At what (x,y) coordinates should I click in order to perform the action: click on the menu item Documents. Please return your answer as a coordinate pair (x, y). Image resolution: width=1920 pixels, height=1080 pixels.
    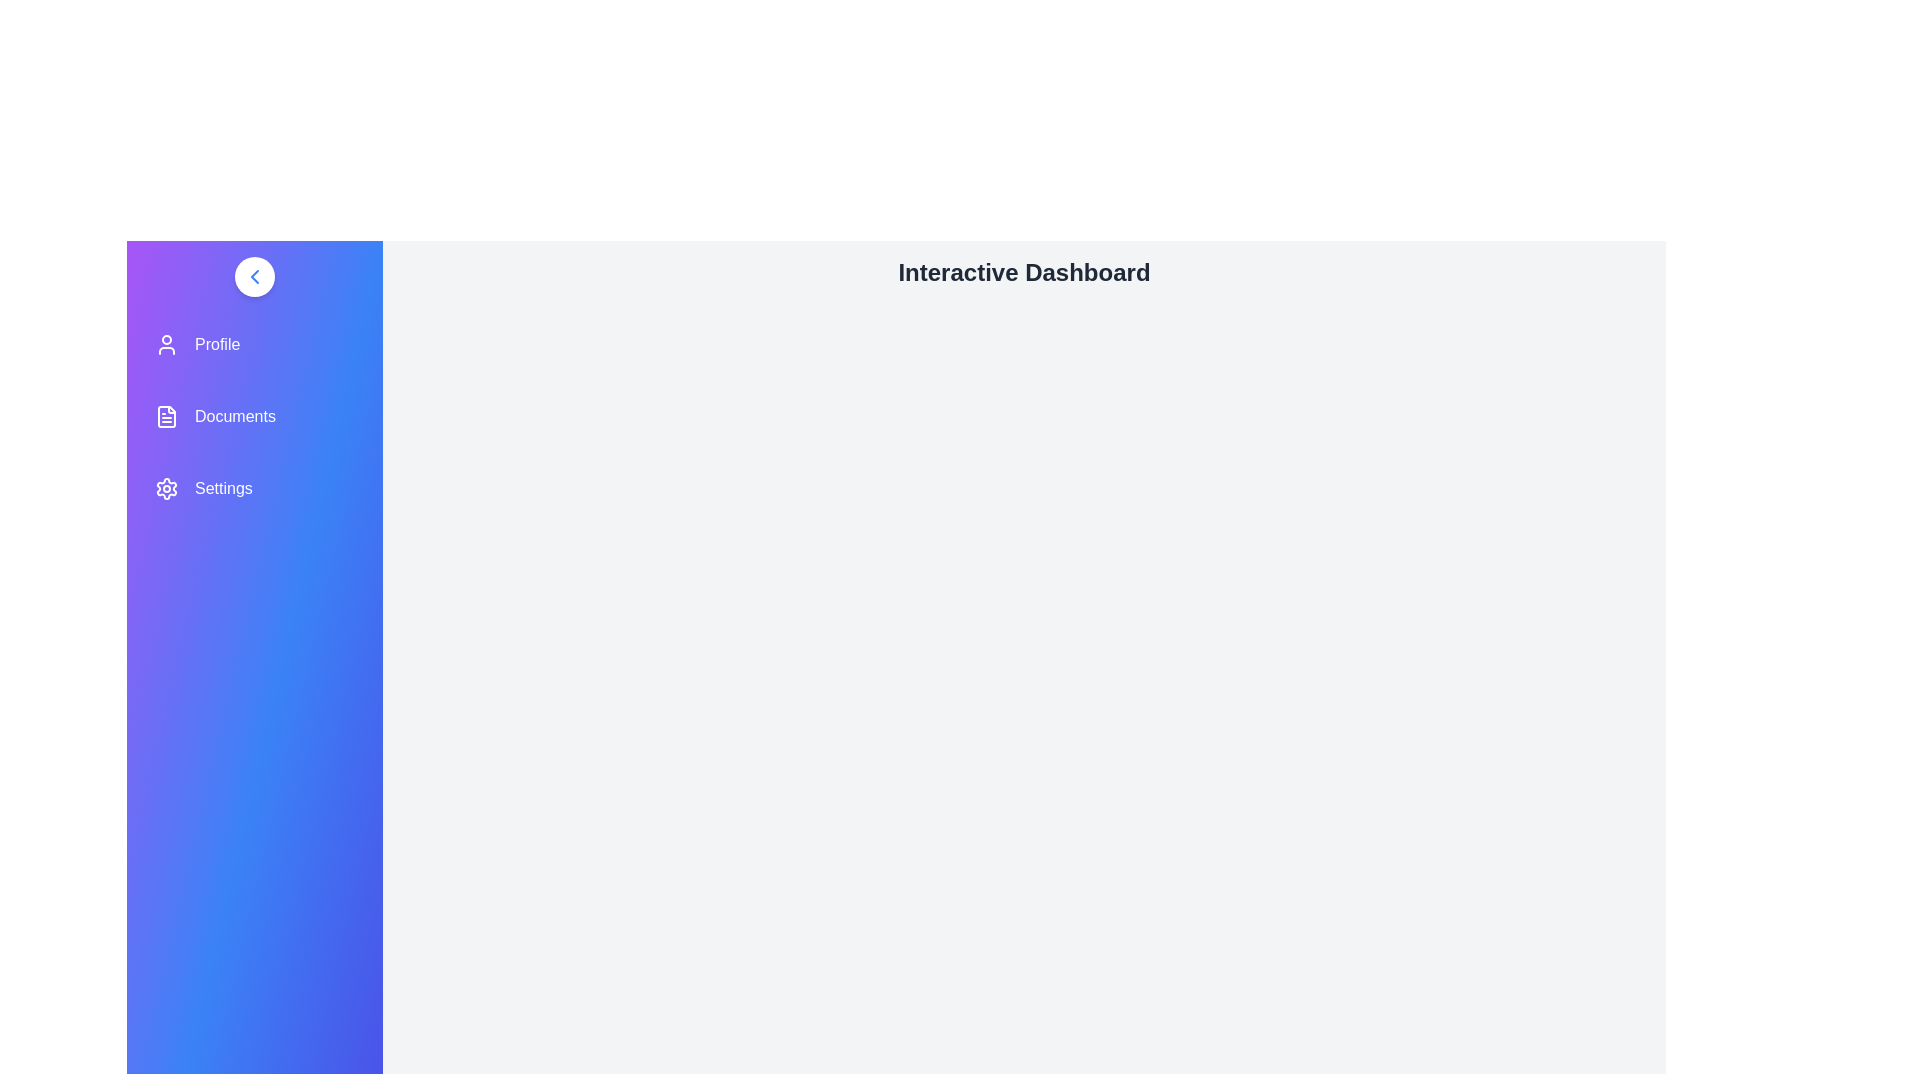
    Looking at the image, I should click on (253, 415).